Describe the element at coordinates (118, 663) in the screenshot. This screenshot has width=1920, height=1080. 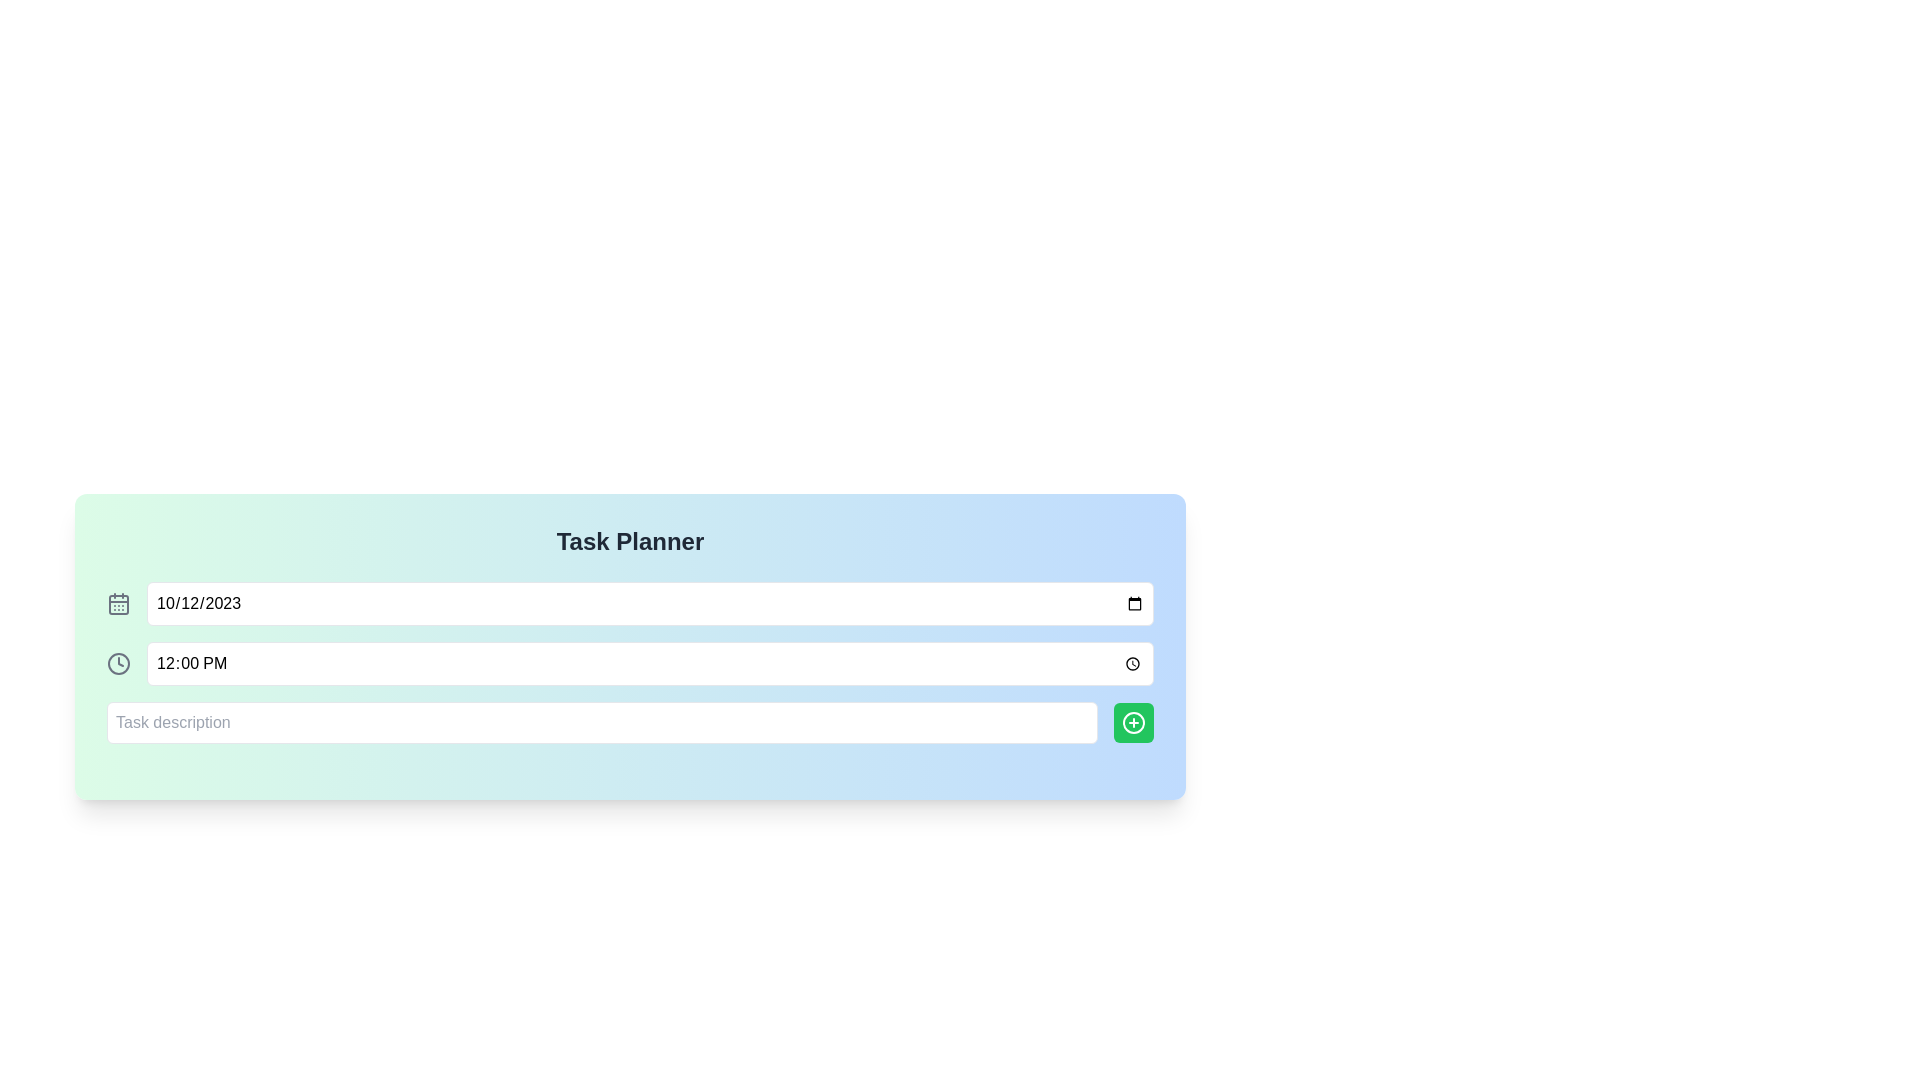
I see `the minimalist gray clock icon with a round face located to the left of the time input field displaying '12:00 PM'` at that location.